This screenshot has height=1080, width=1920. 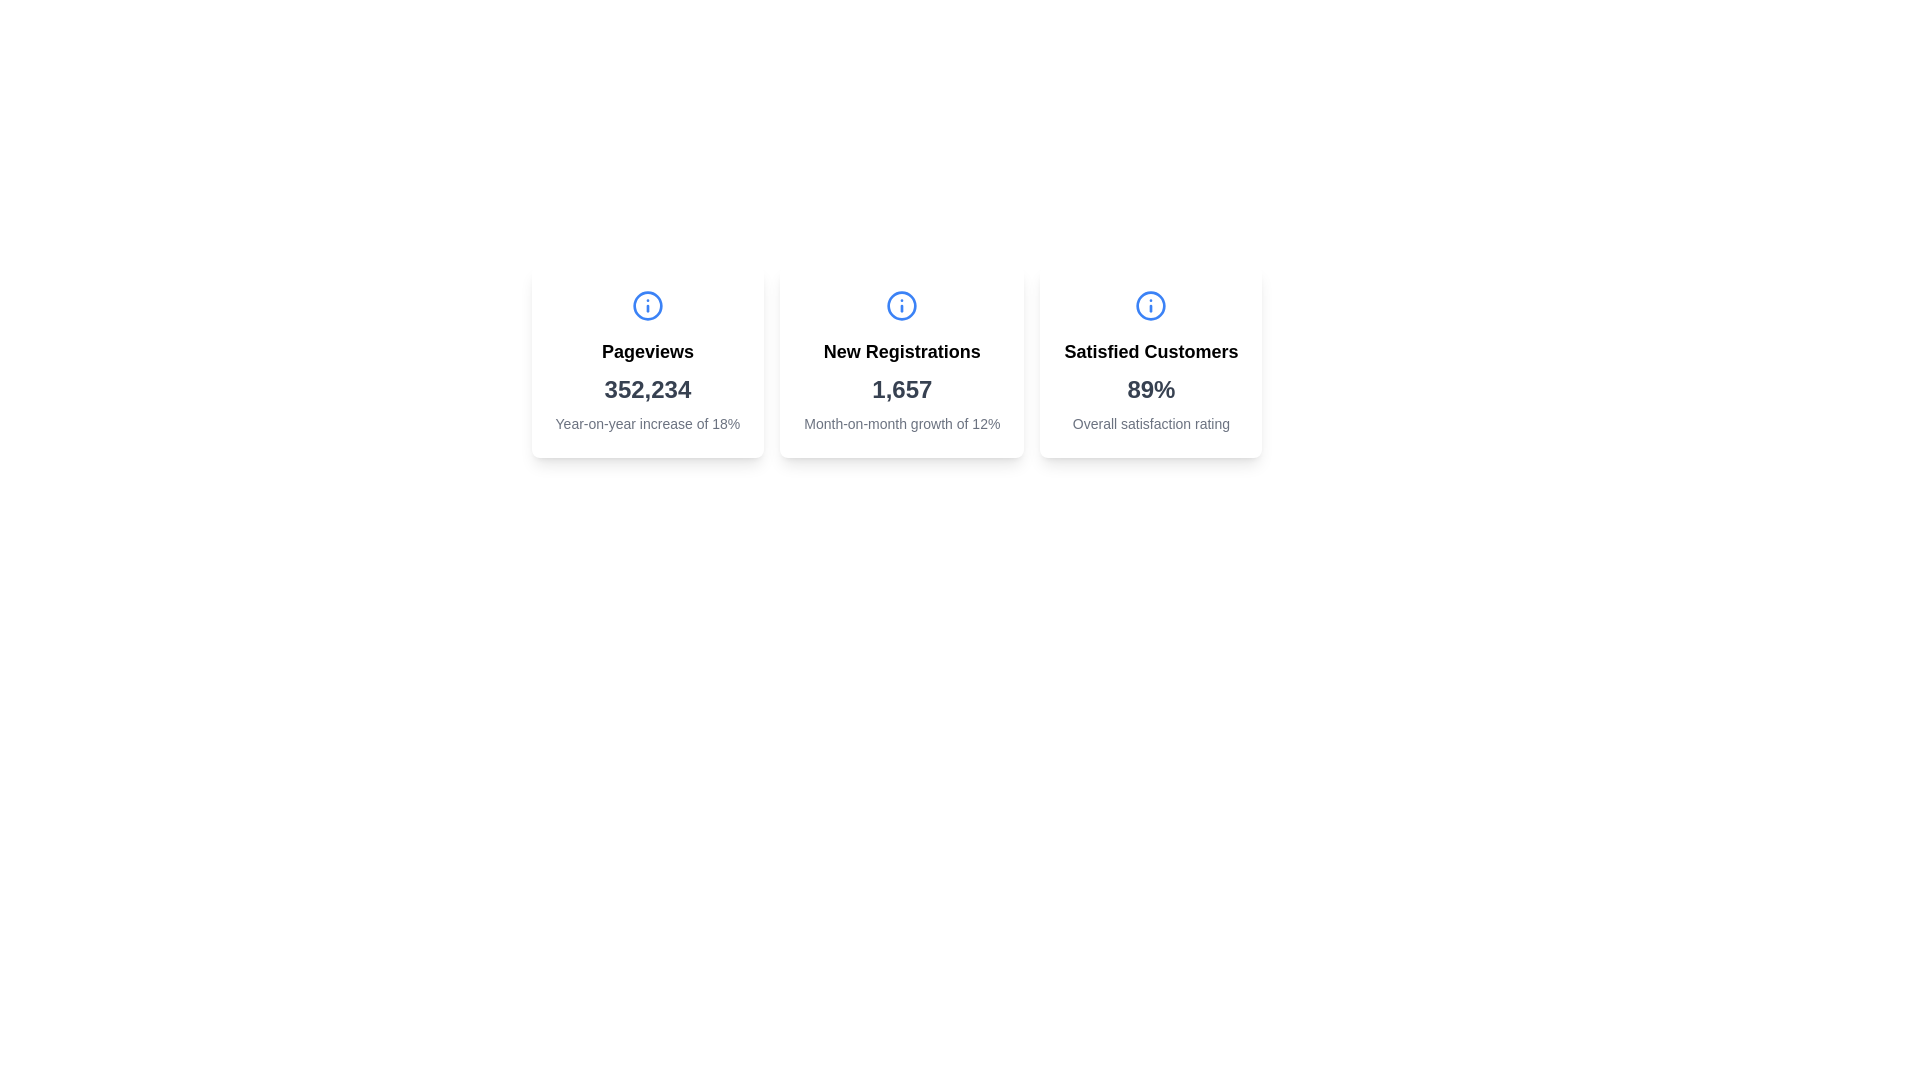 I want to click on the text label that provides additional information about the year-on-year increase percentage, located directly below the number '352,234' in the lower section of the card, so click(x=648, y=423).